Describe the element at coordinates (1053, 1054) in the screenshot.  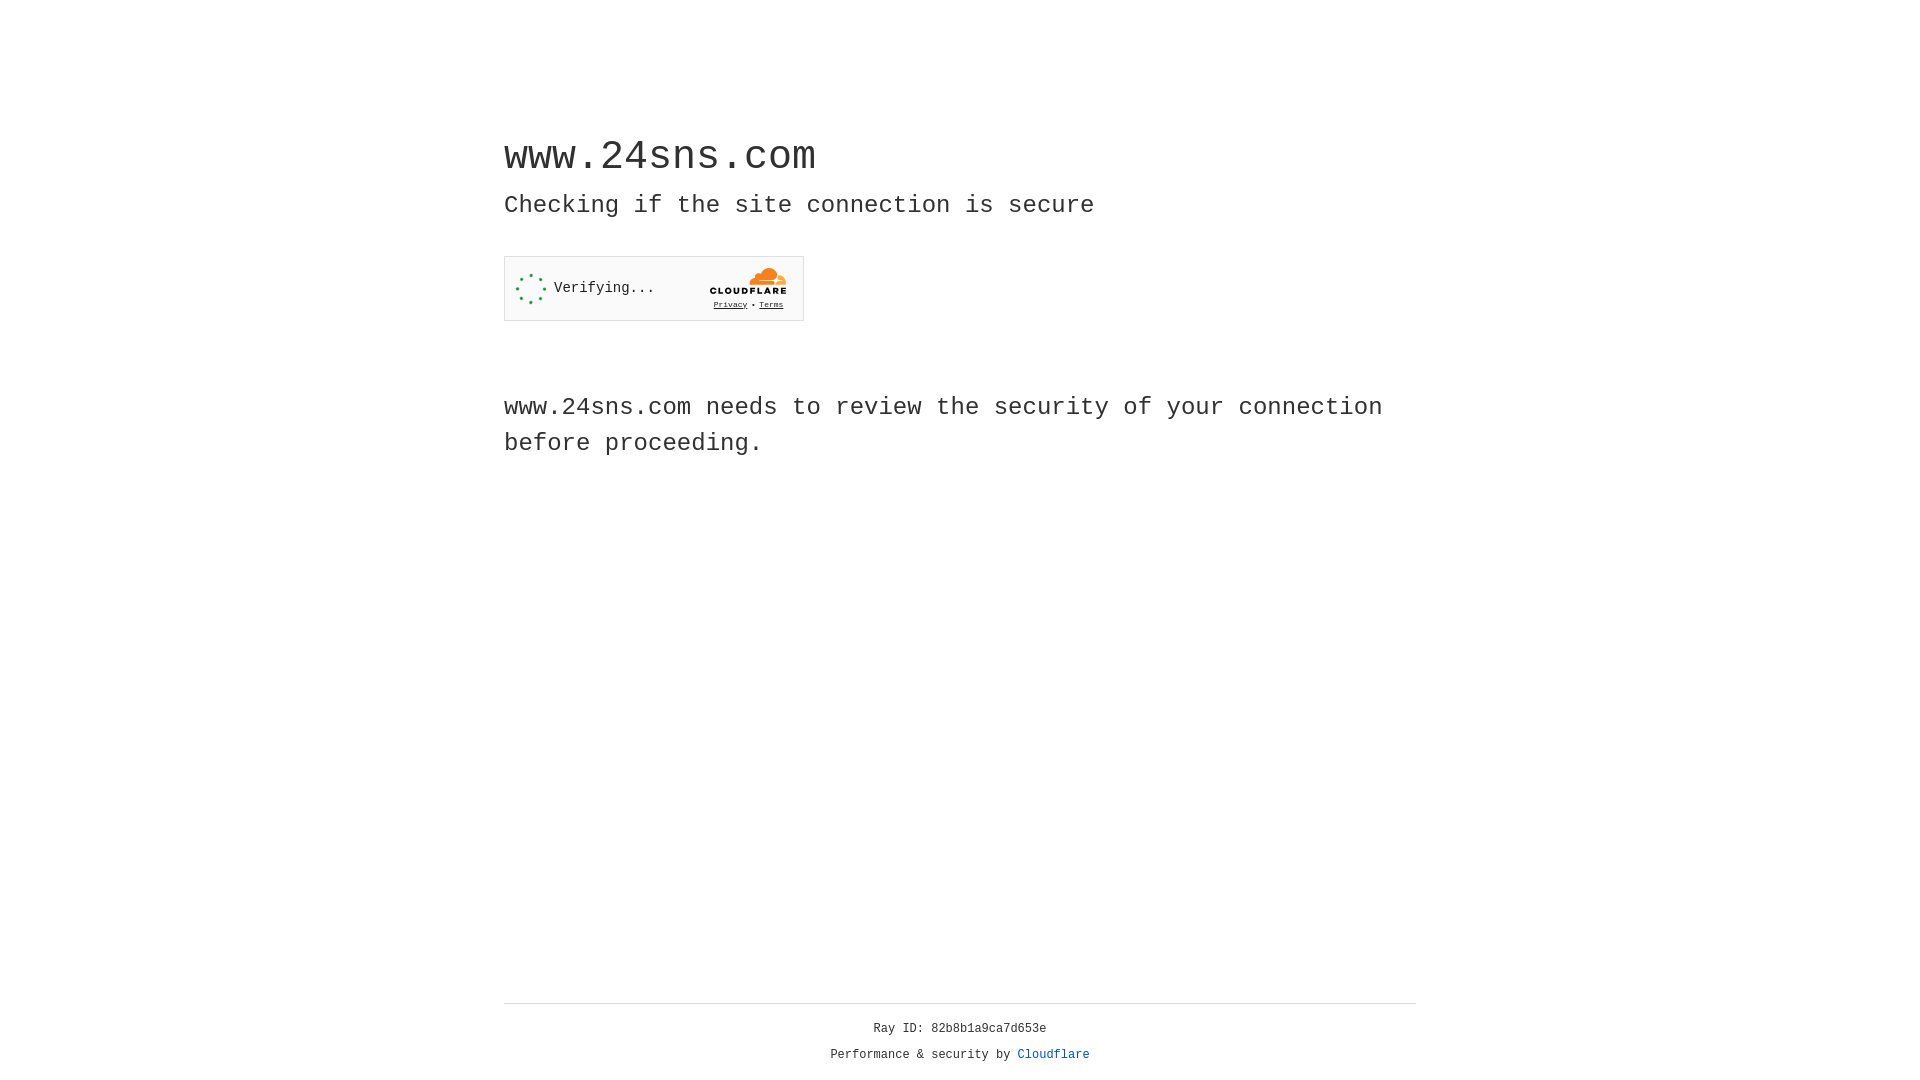
I see `'Cloudflare'` at that location.